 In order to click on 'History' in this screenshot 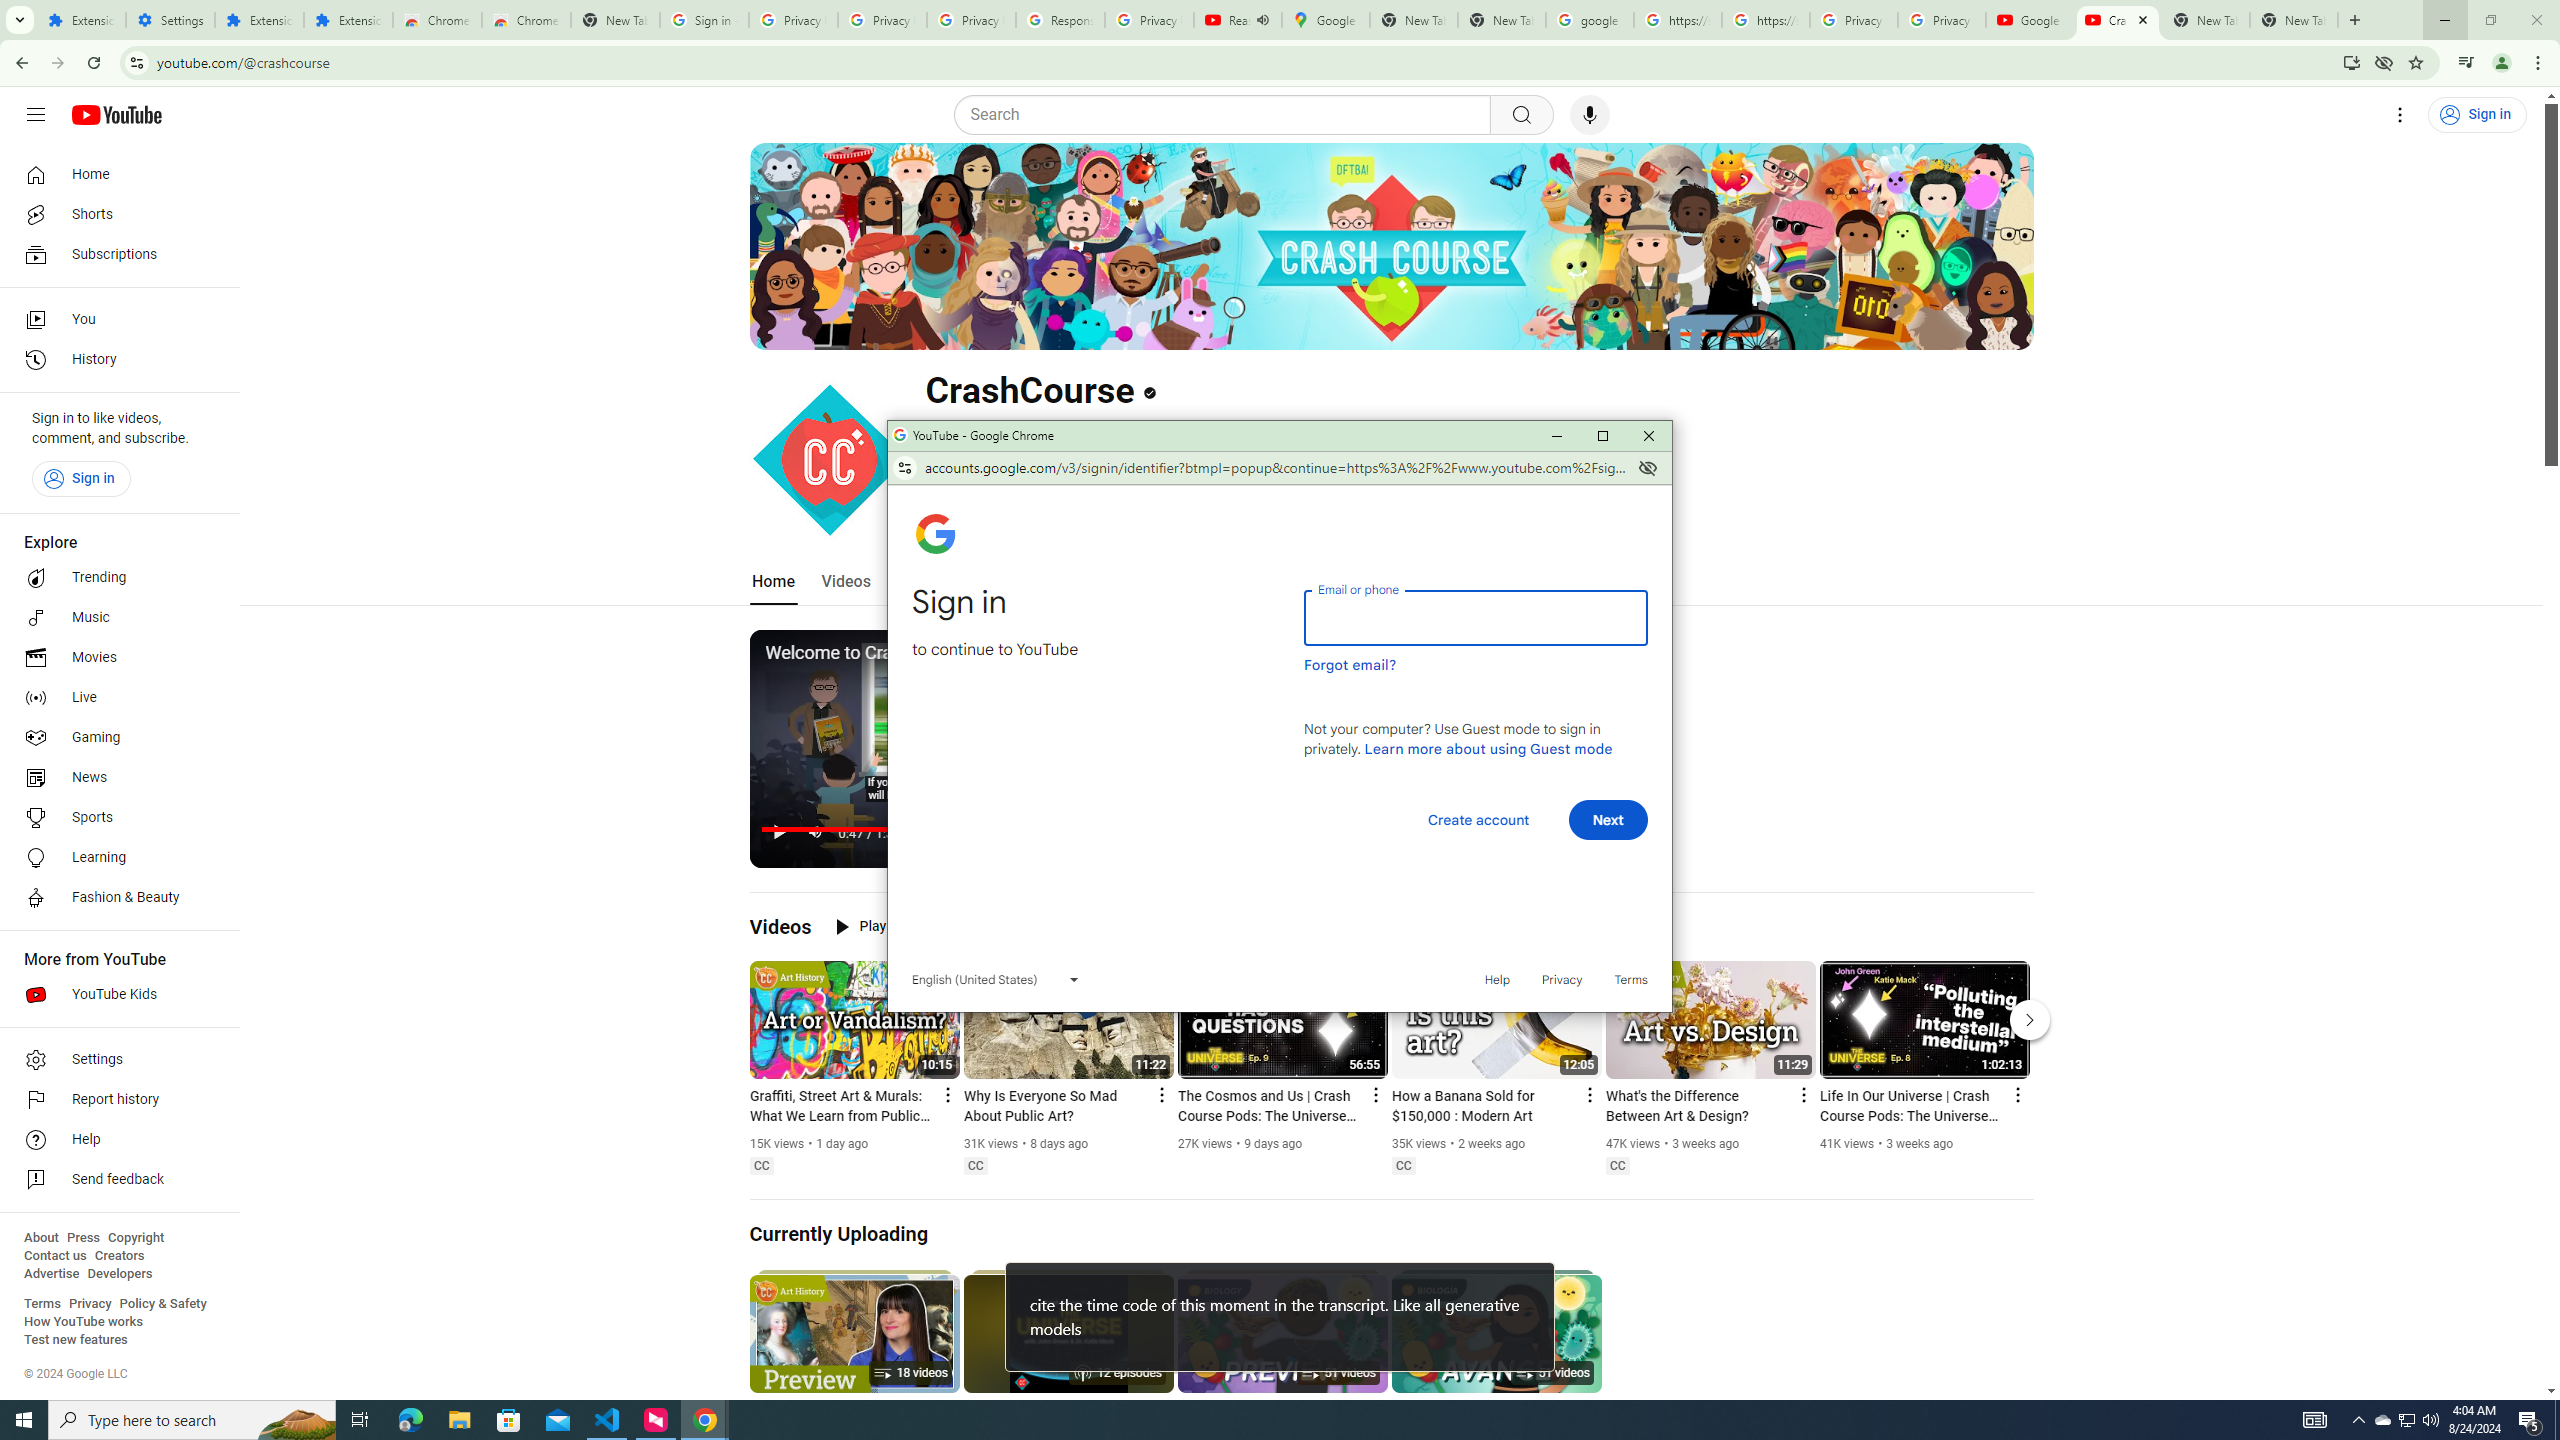, I will do `click(113, 360)`.